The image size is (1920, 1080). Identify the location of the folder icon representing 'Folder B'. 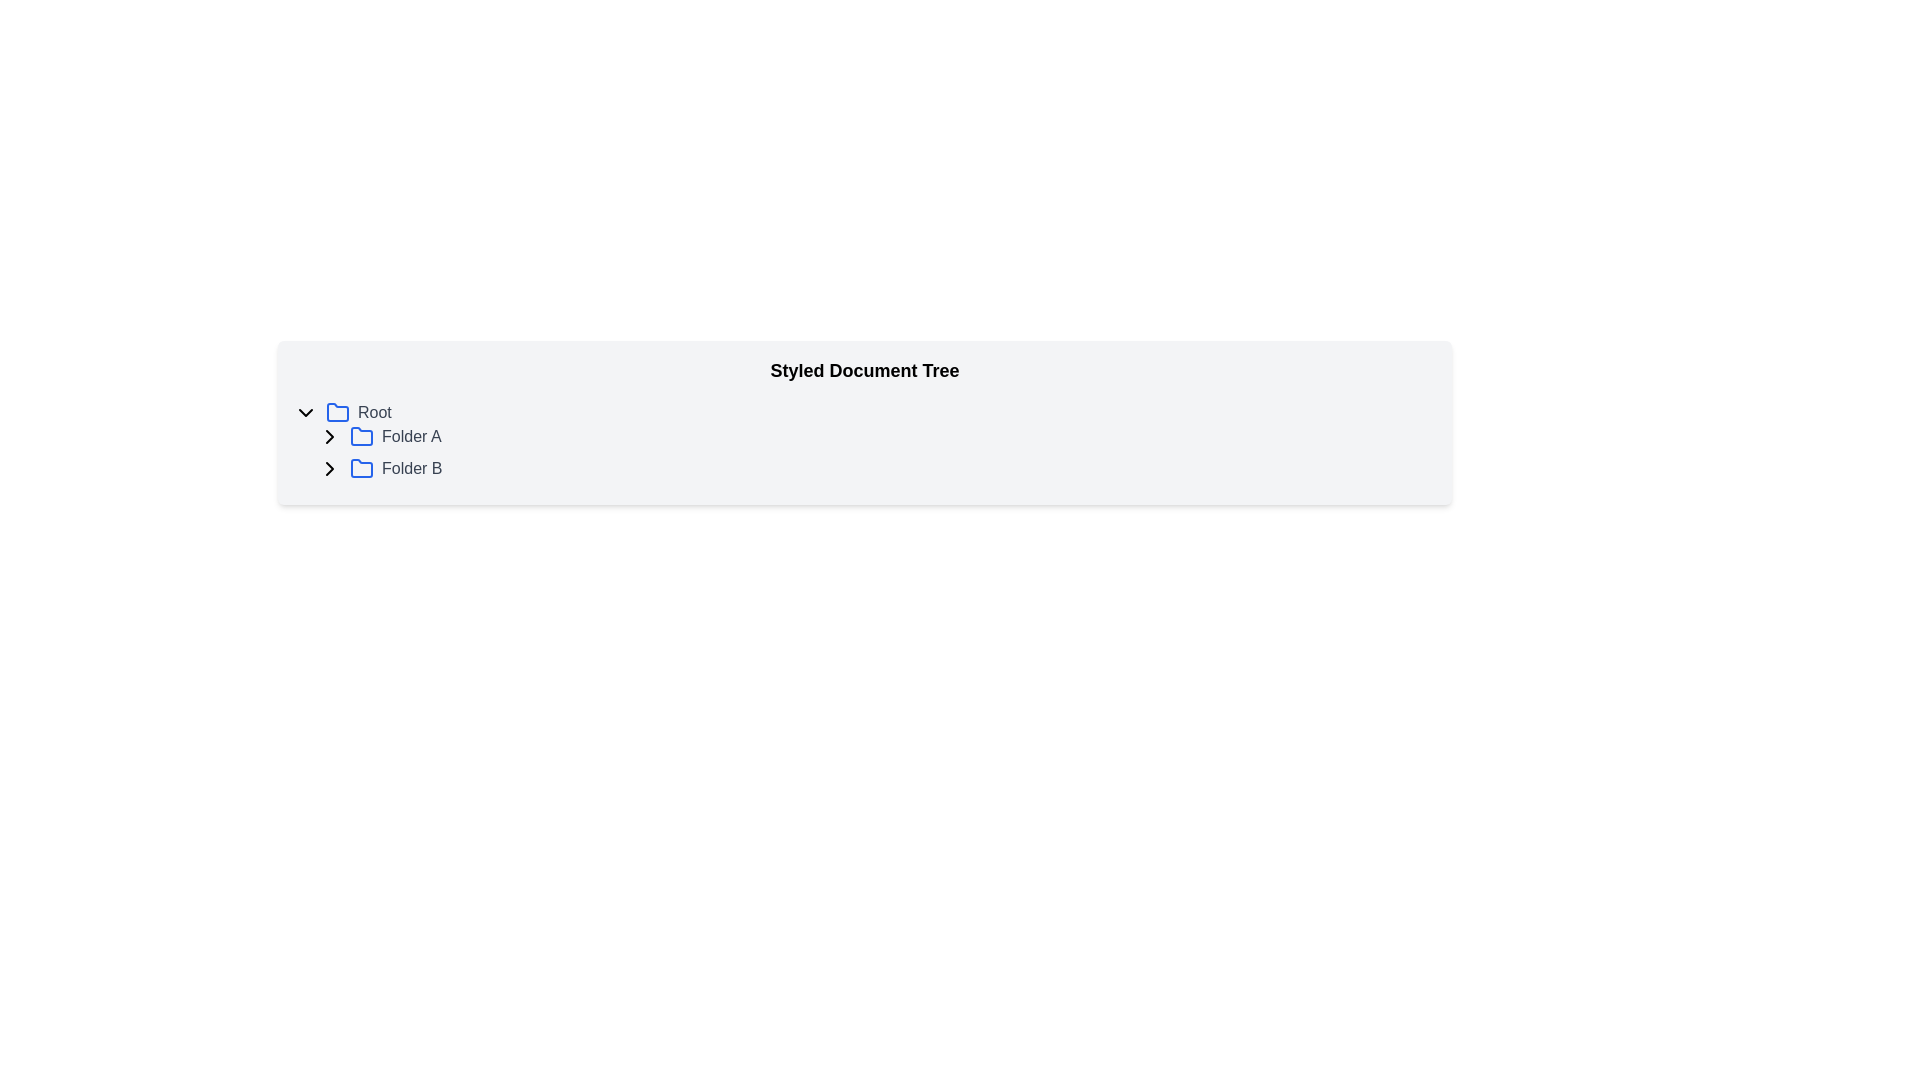
(361, 468).